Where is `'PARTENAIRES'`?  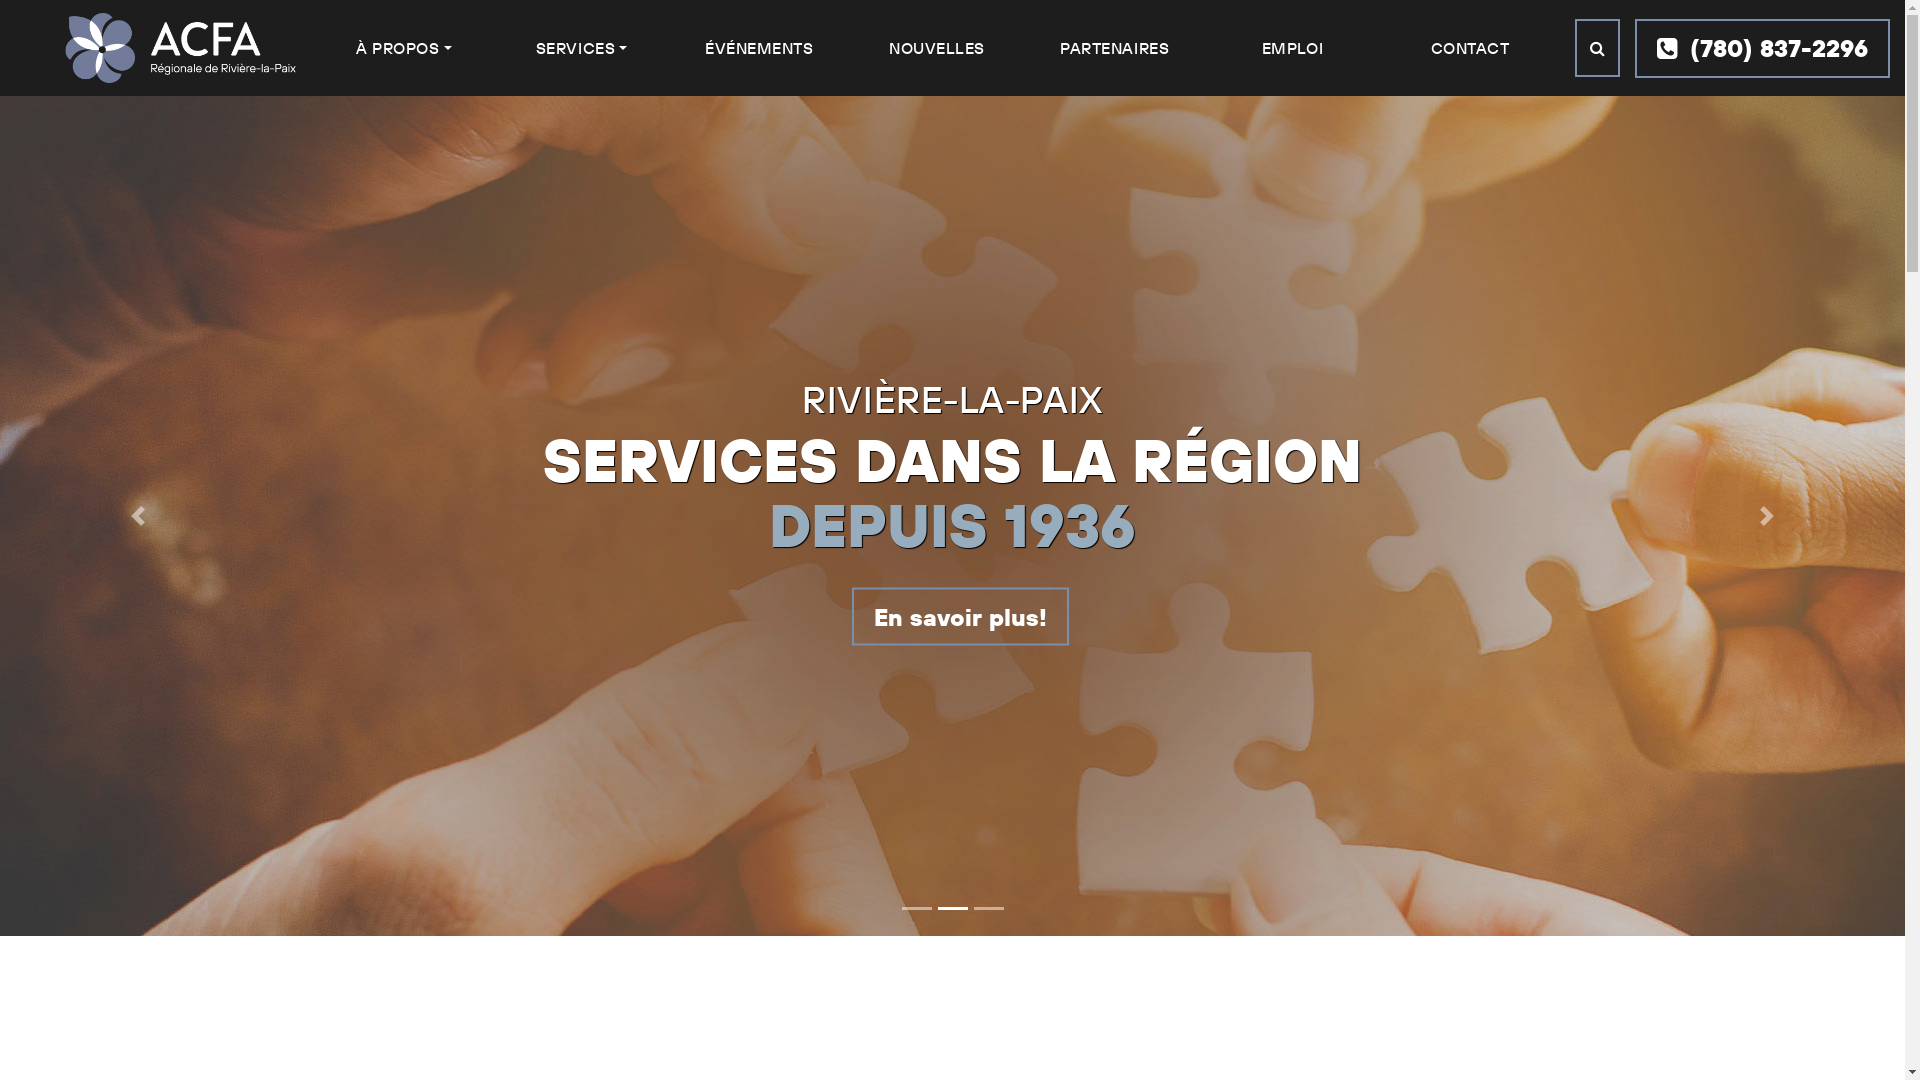 'PARTENAIRES' is located at coordinates (1044, 46).